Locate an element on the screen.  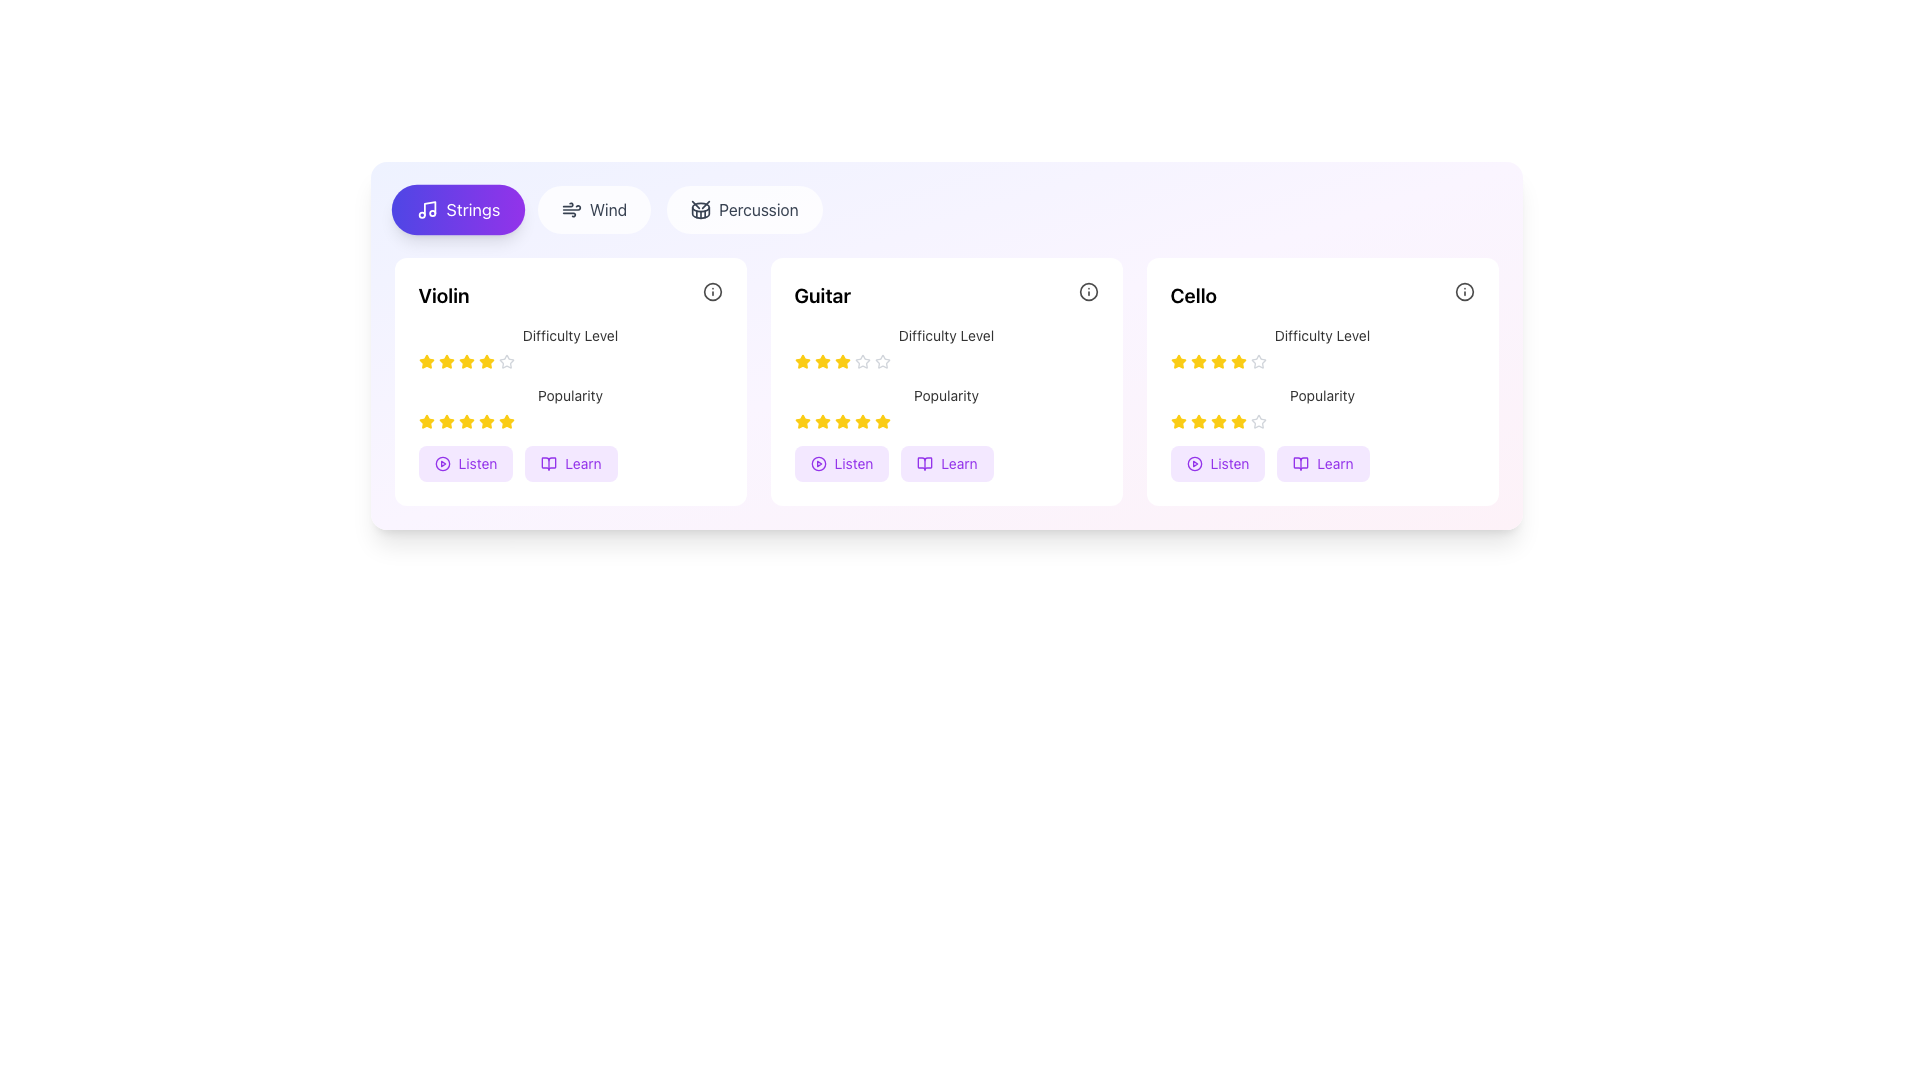
the button labeled 'Strings' which is styled in bold white text on a gradient background, located on the far left of the category buttons including 'Wind' and 'Percussion' is located at coordinates (471, 209).